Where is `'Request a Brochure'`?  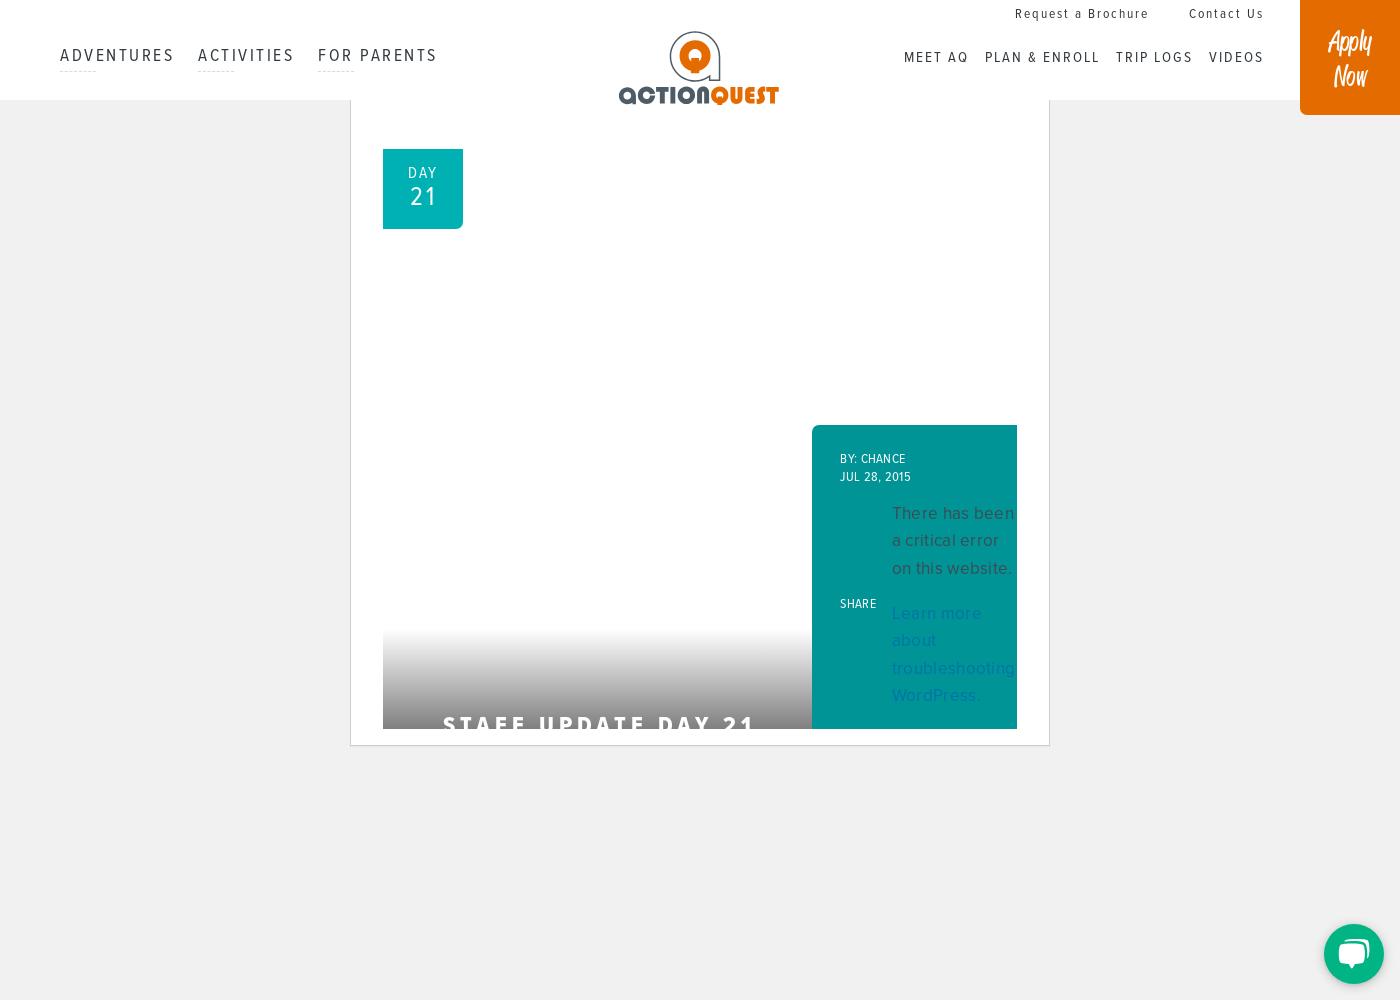
'Request a Brochure' is located at coordinates (1082, 14).